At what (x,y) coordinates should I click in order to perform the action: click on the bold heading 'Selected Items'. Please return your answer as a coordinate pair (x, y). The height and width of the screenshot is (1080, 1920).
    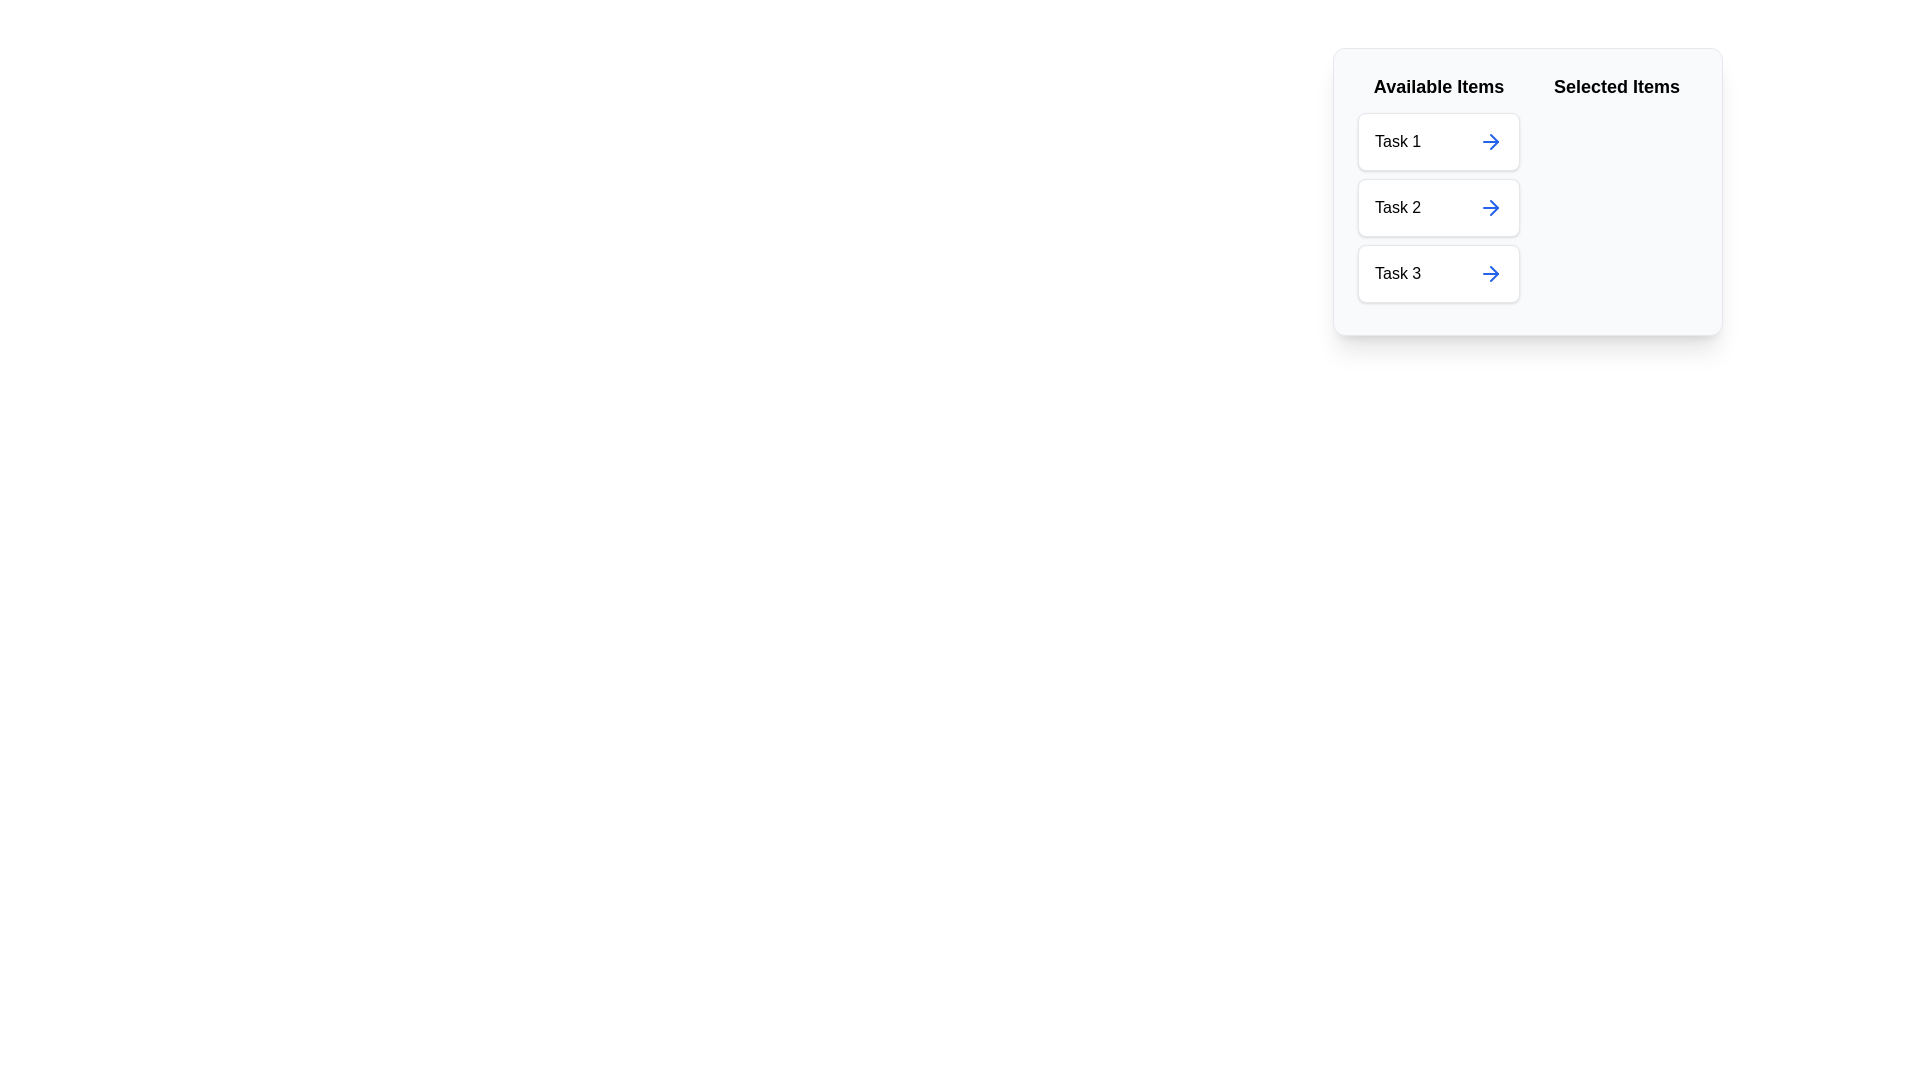
    Looking at the image, I should click on (1617, 86).